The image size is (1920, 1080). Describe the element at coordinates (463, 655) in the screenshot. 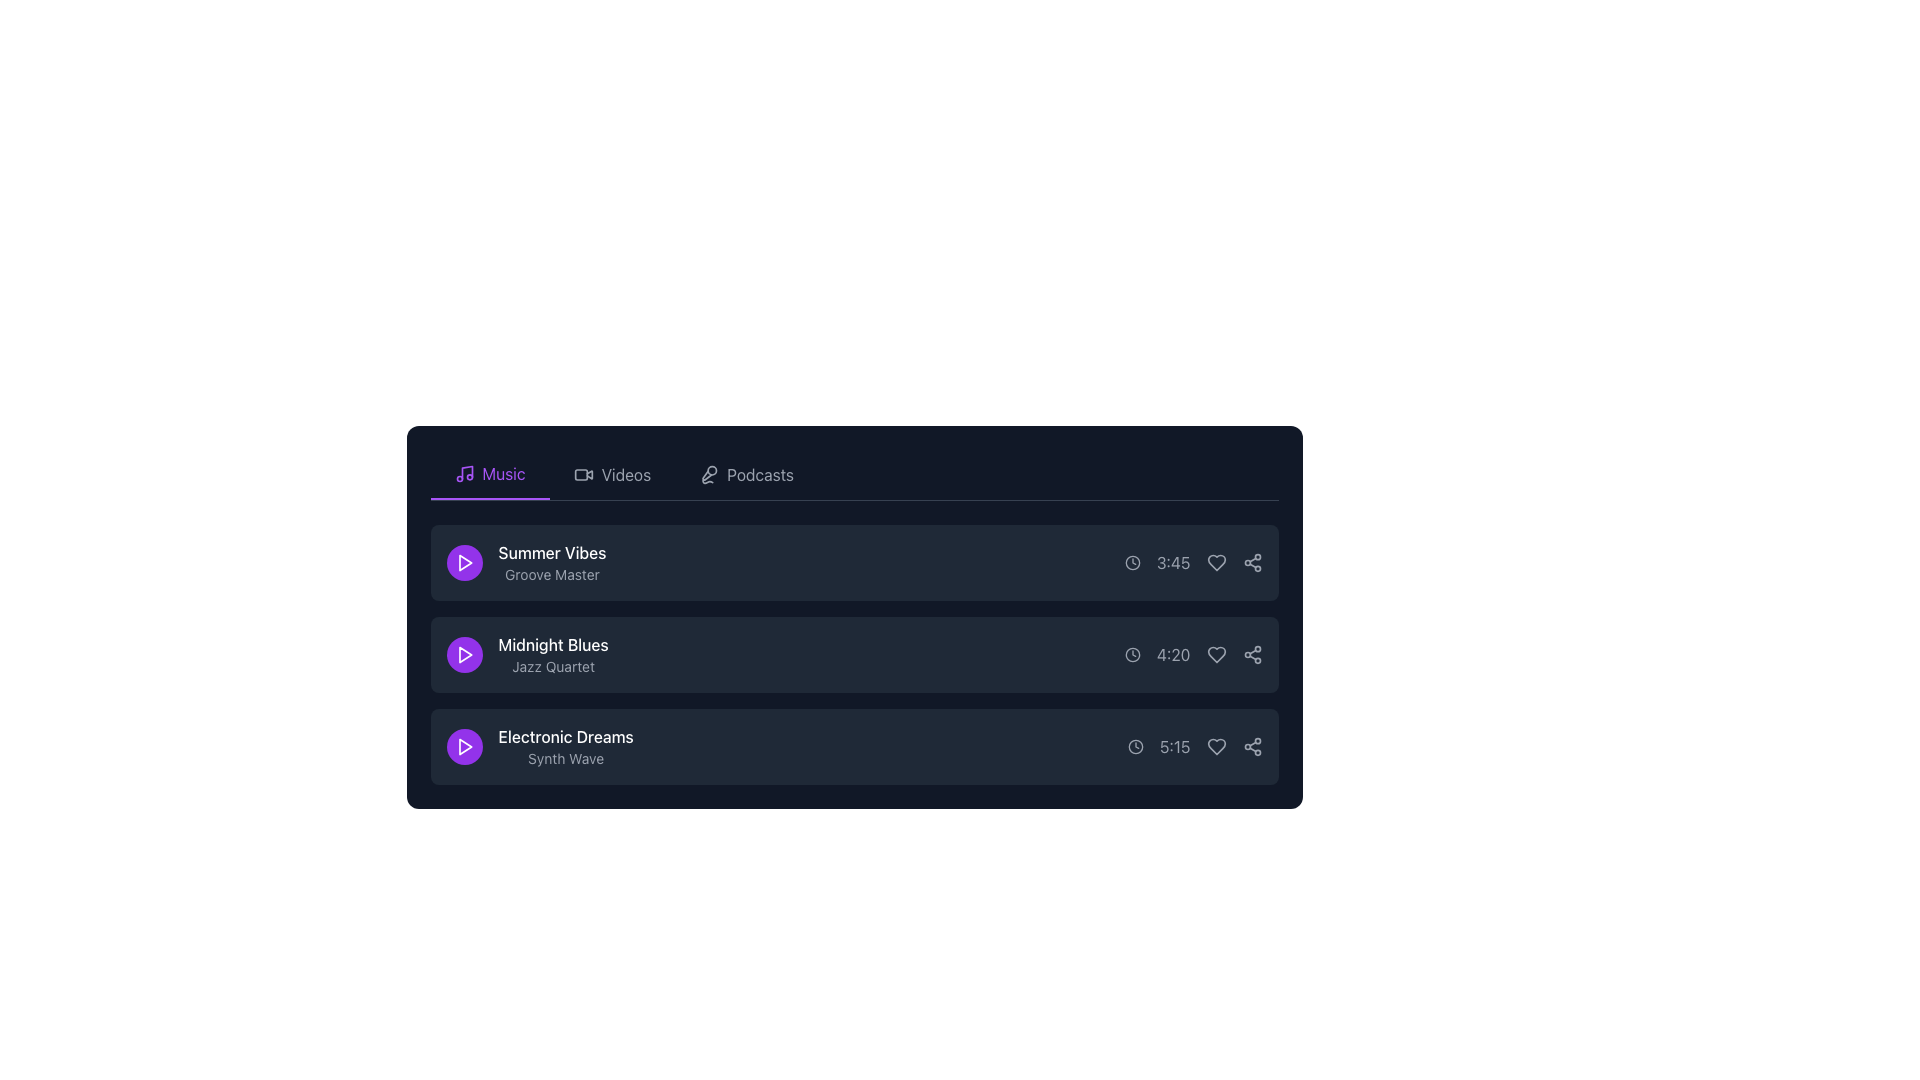

I see `the triangular 'Play' icon within the purple circular button located at the leftmost side of the 'Summer Vibes' entry to play the associated media` at that location.